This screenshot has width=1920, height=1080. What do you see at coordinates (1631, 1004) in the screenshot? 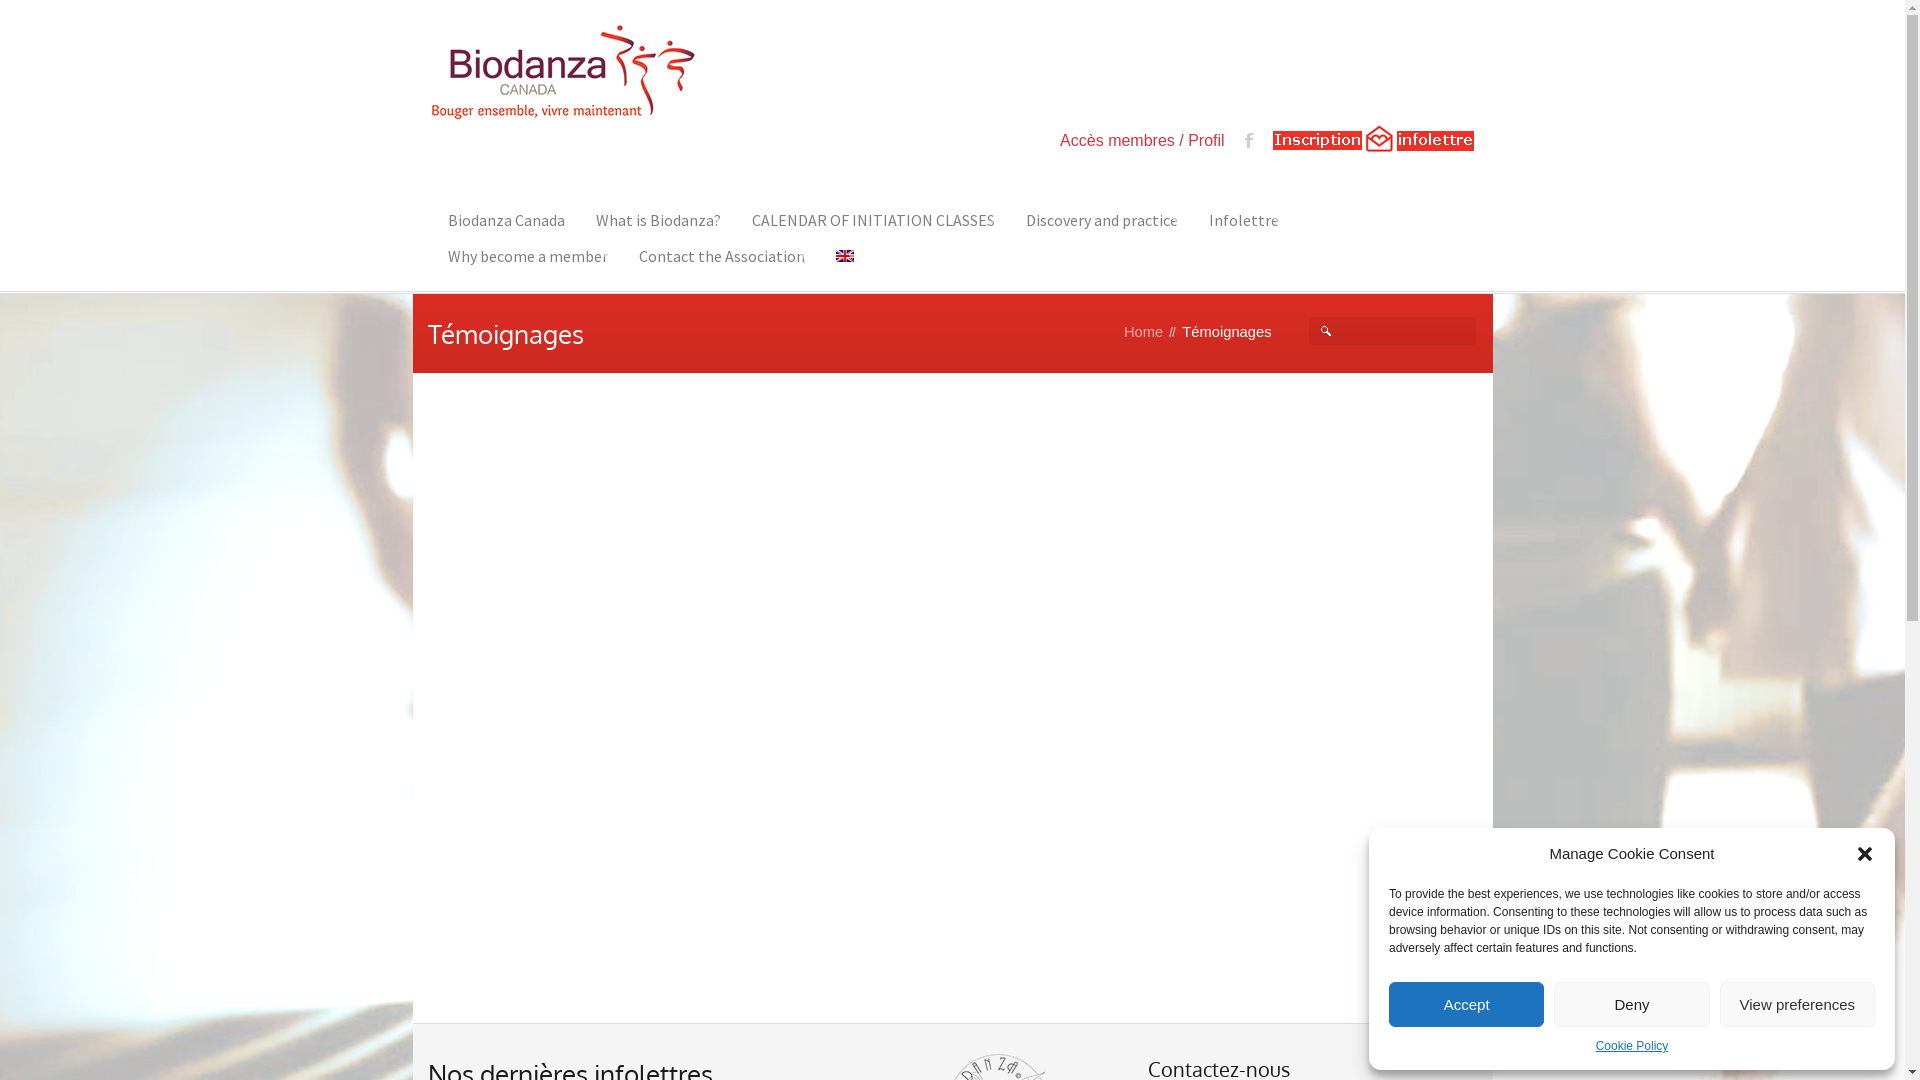
I see `'Deny'` at bounding box center [1631, 1004].